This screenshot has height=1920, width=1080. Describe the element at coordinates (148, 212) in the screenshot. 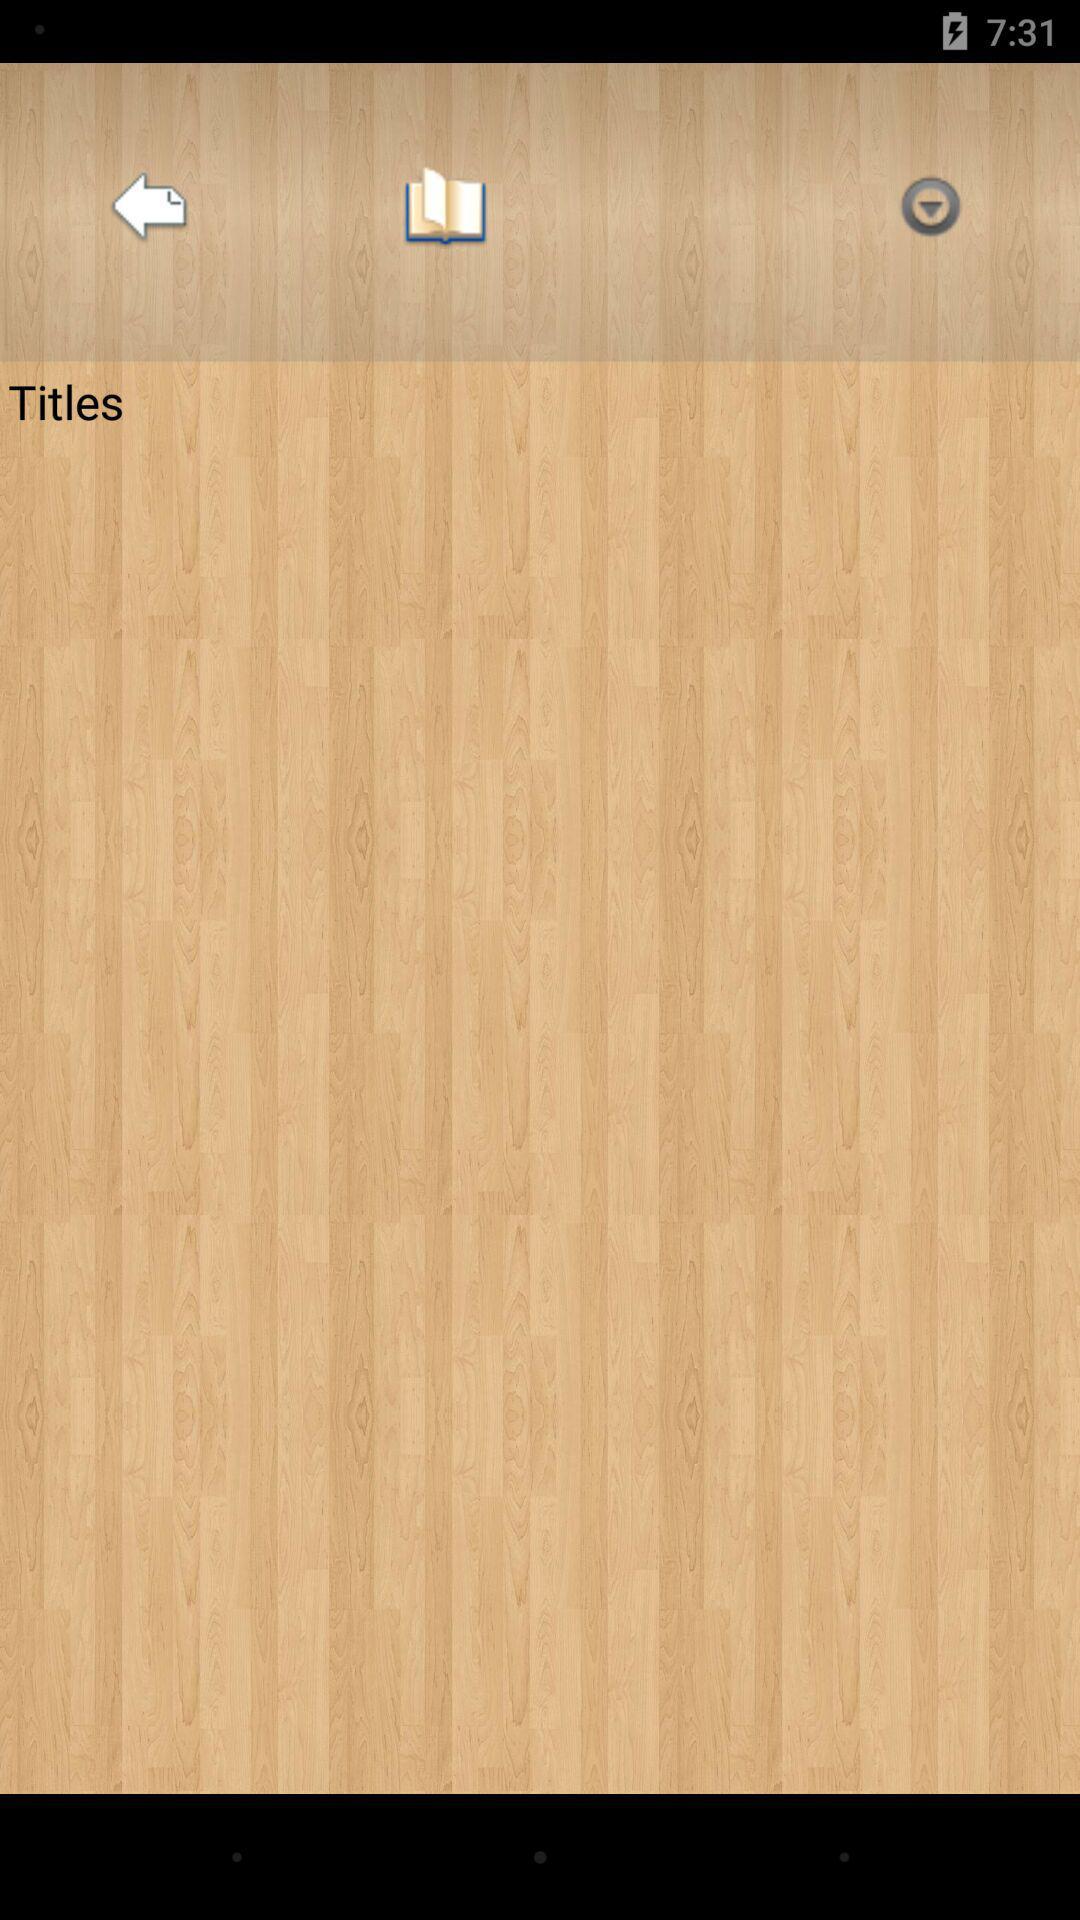

I see `the item at the top left corner` at that location.